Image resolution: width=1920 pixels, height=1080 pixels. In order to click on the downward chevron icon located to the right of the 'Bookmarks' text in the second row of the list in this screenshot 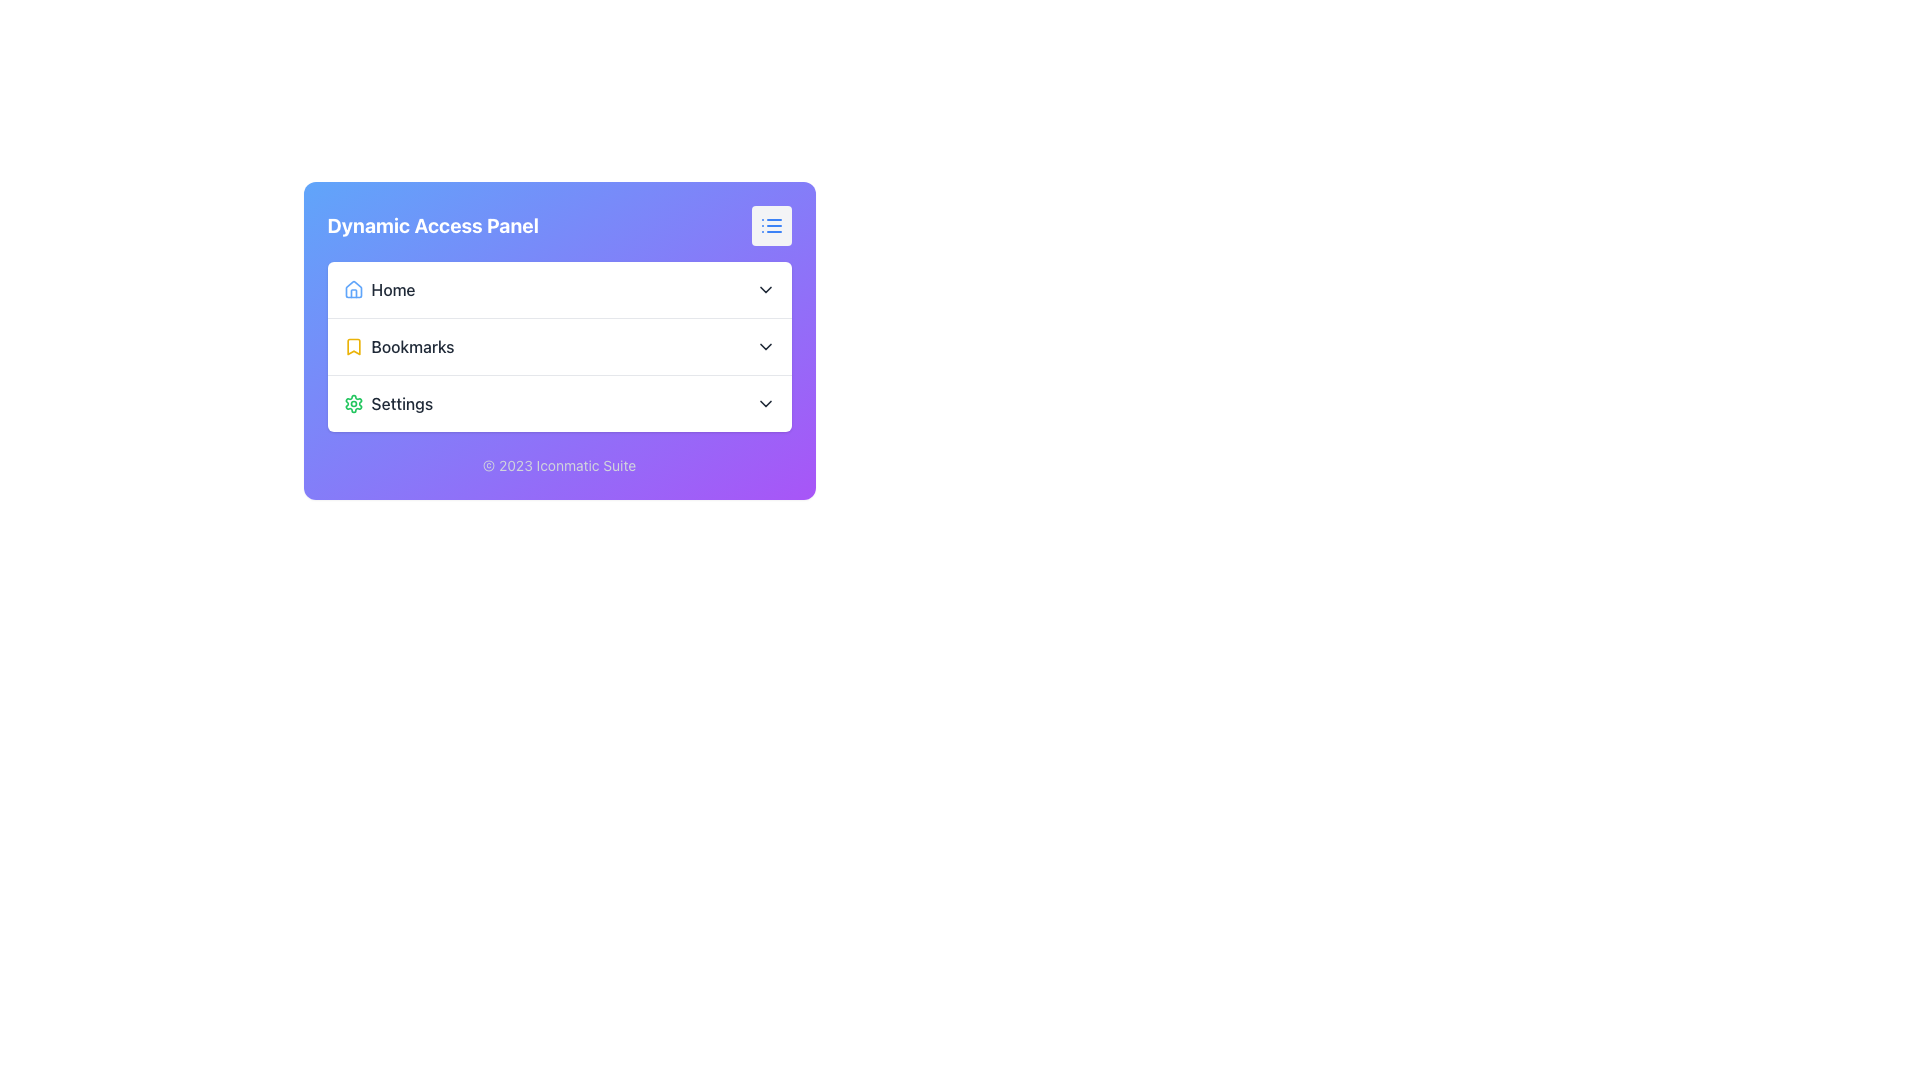, I will do `click(764, 346)`.